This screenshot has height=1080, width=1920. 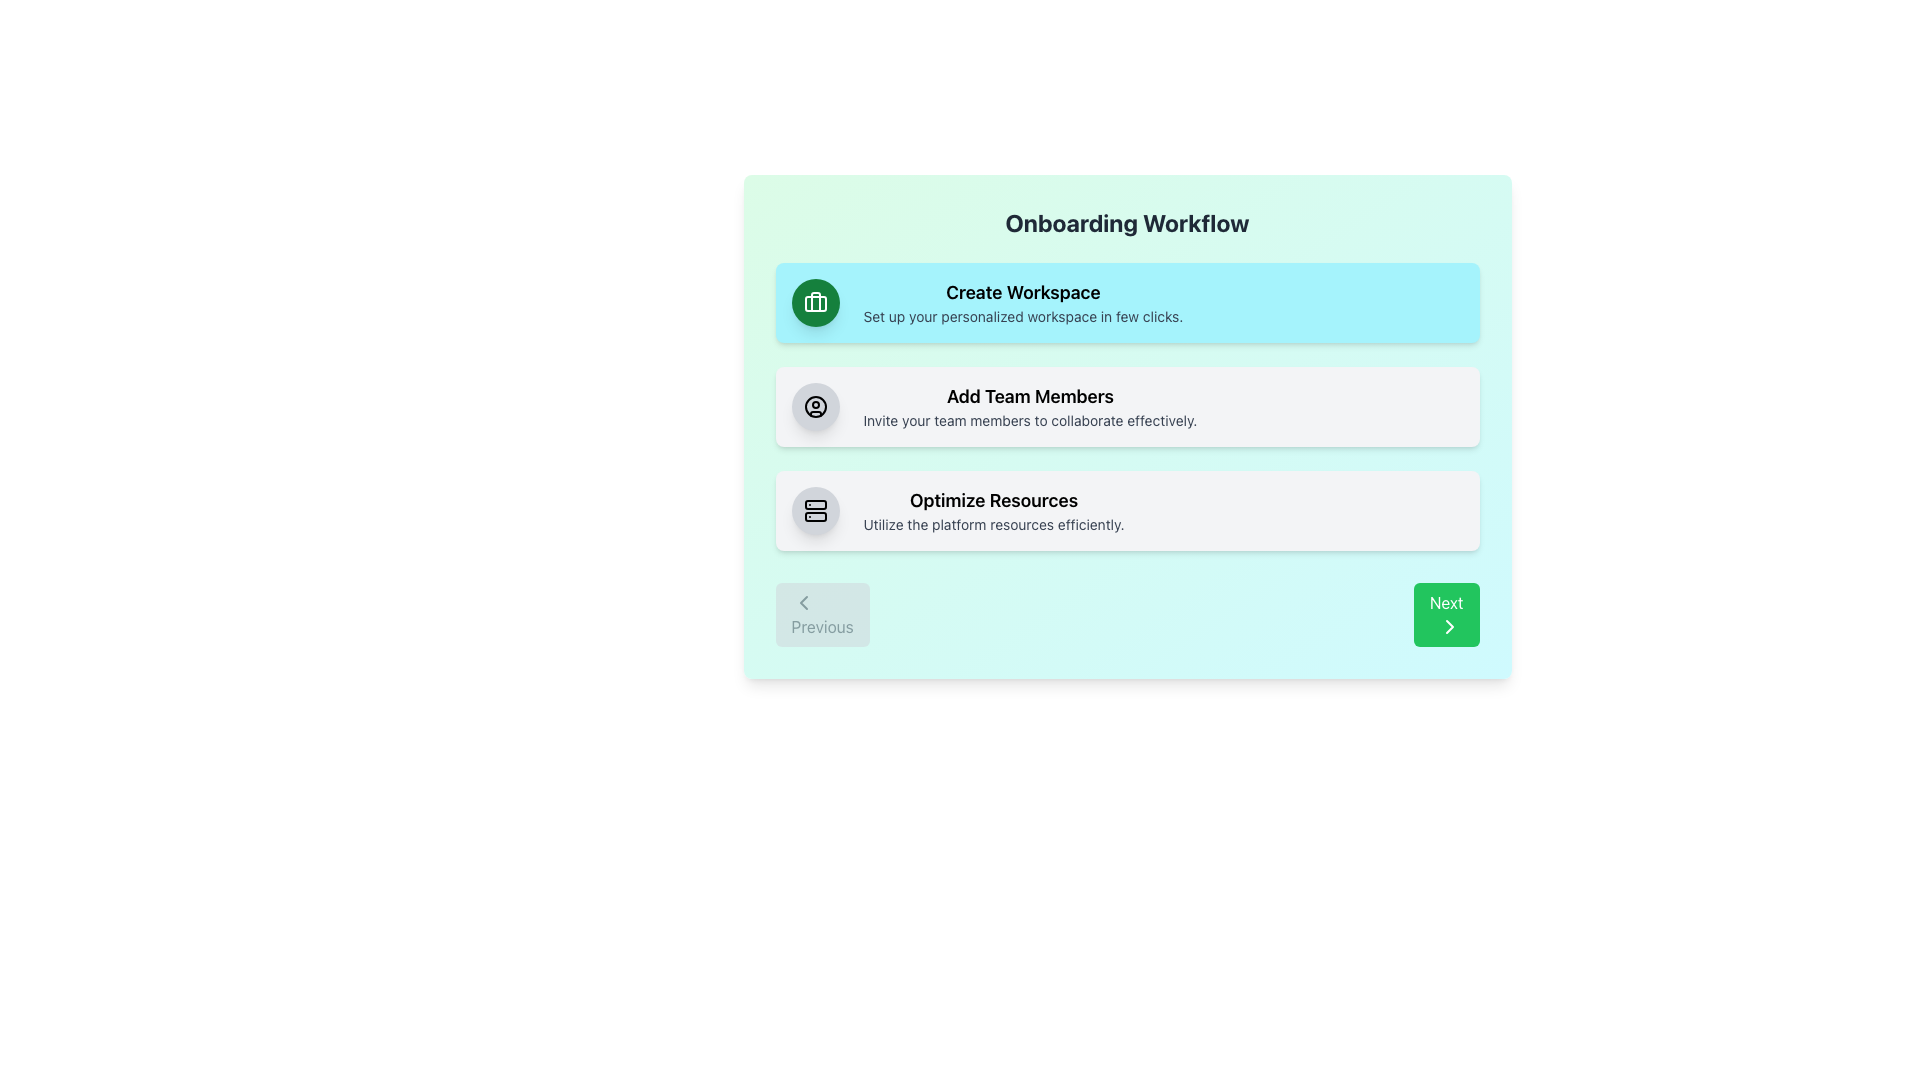 I want to click on the circular icon button with a light gray background and a black server stack icon, located in the 'Optimize Resources' section, aligned with its title and description, so click(x=815, y=509).